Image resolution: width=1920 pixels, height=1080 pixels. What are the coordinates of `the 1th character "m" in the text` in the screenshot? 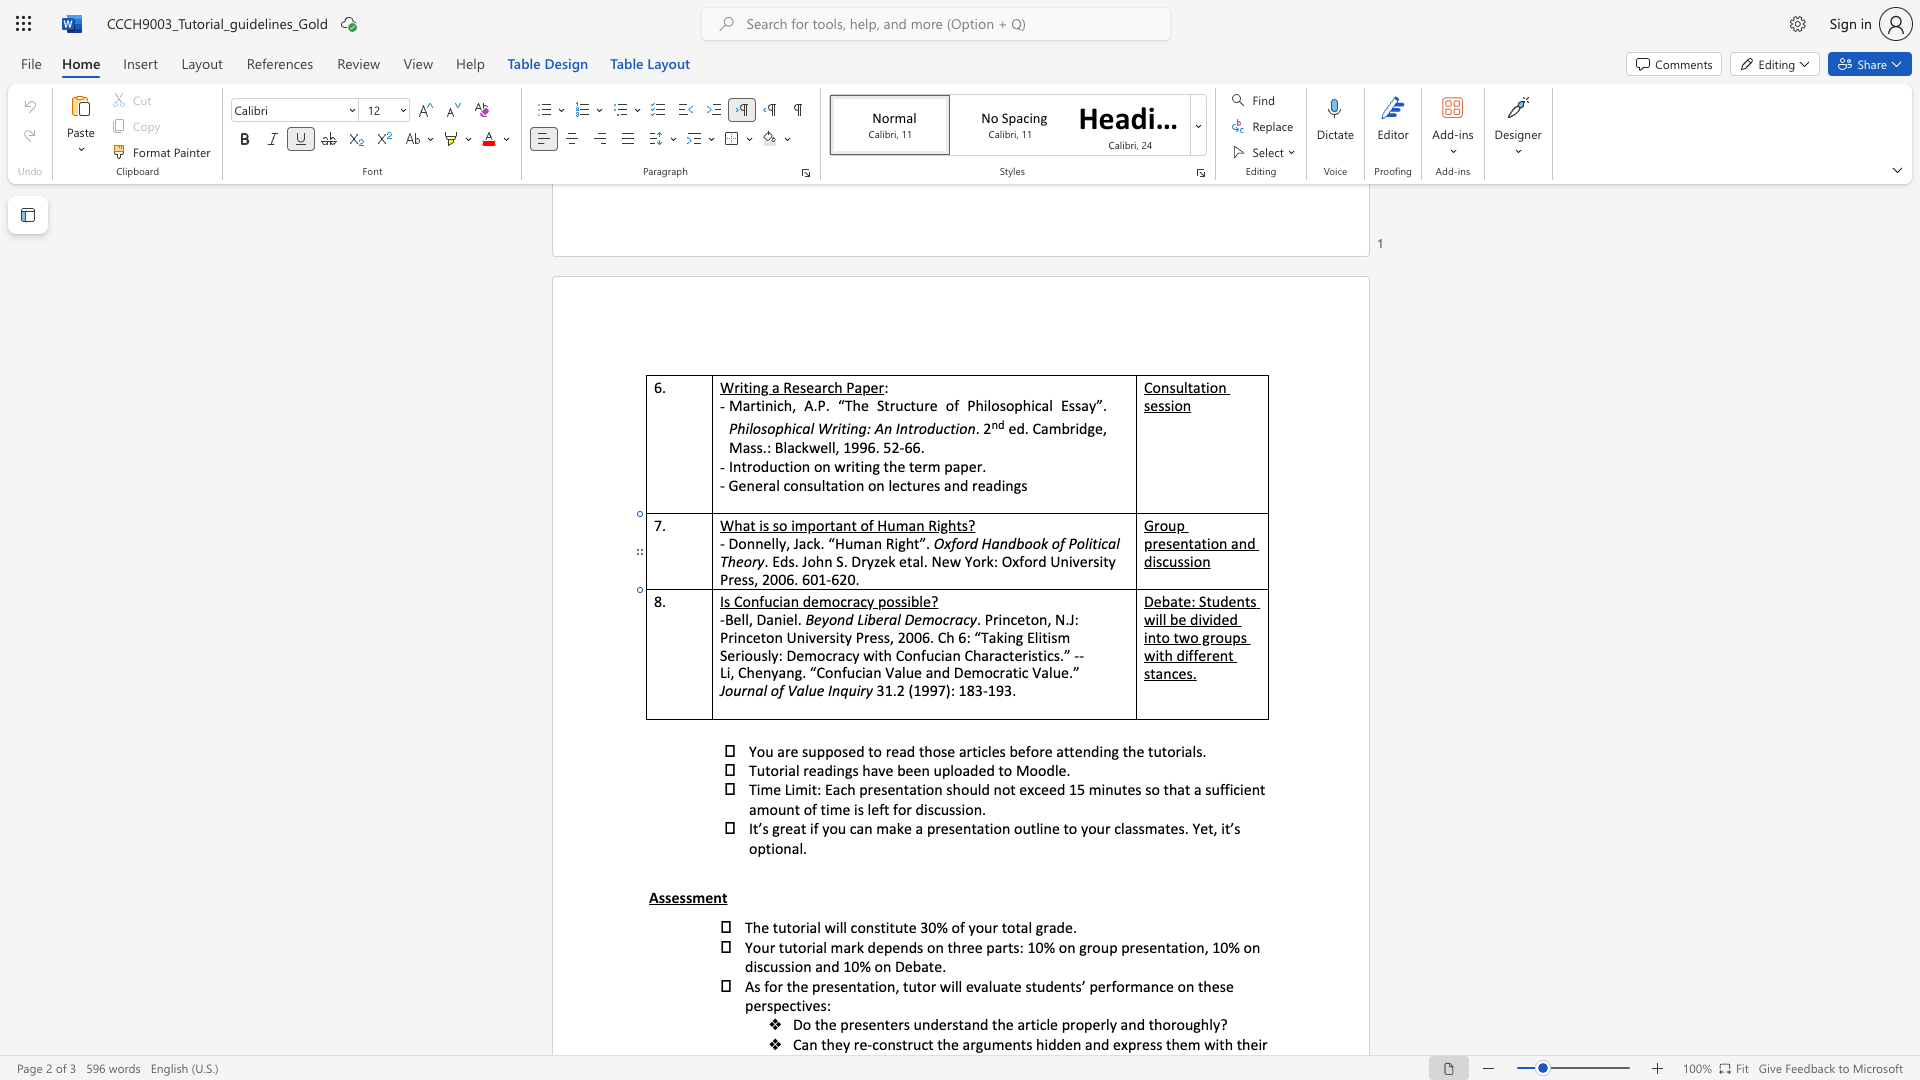 It's located at (825, 600).